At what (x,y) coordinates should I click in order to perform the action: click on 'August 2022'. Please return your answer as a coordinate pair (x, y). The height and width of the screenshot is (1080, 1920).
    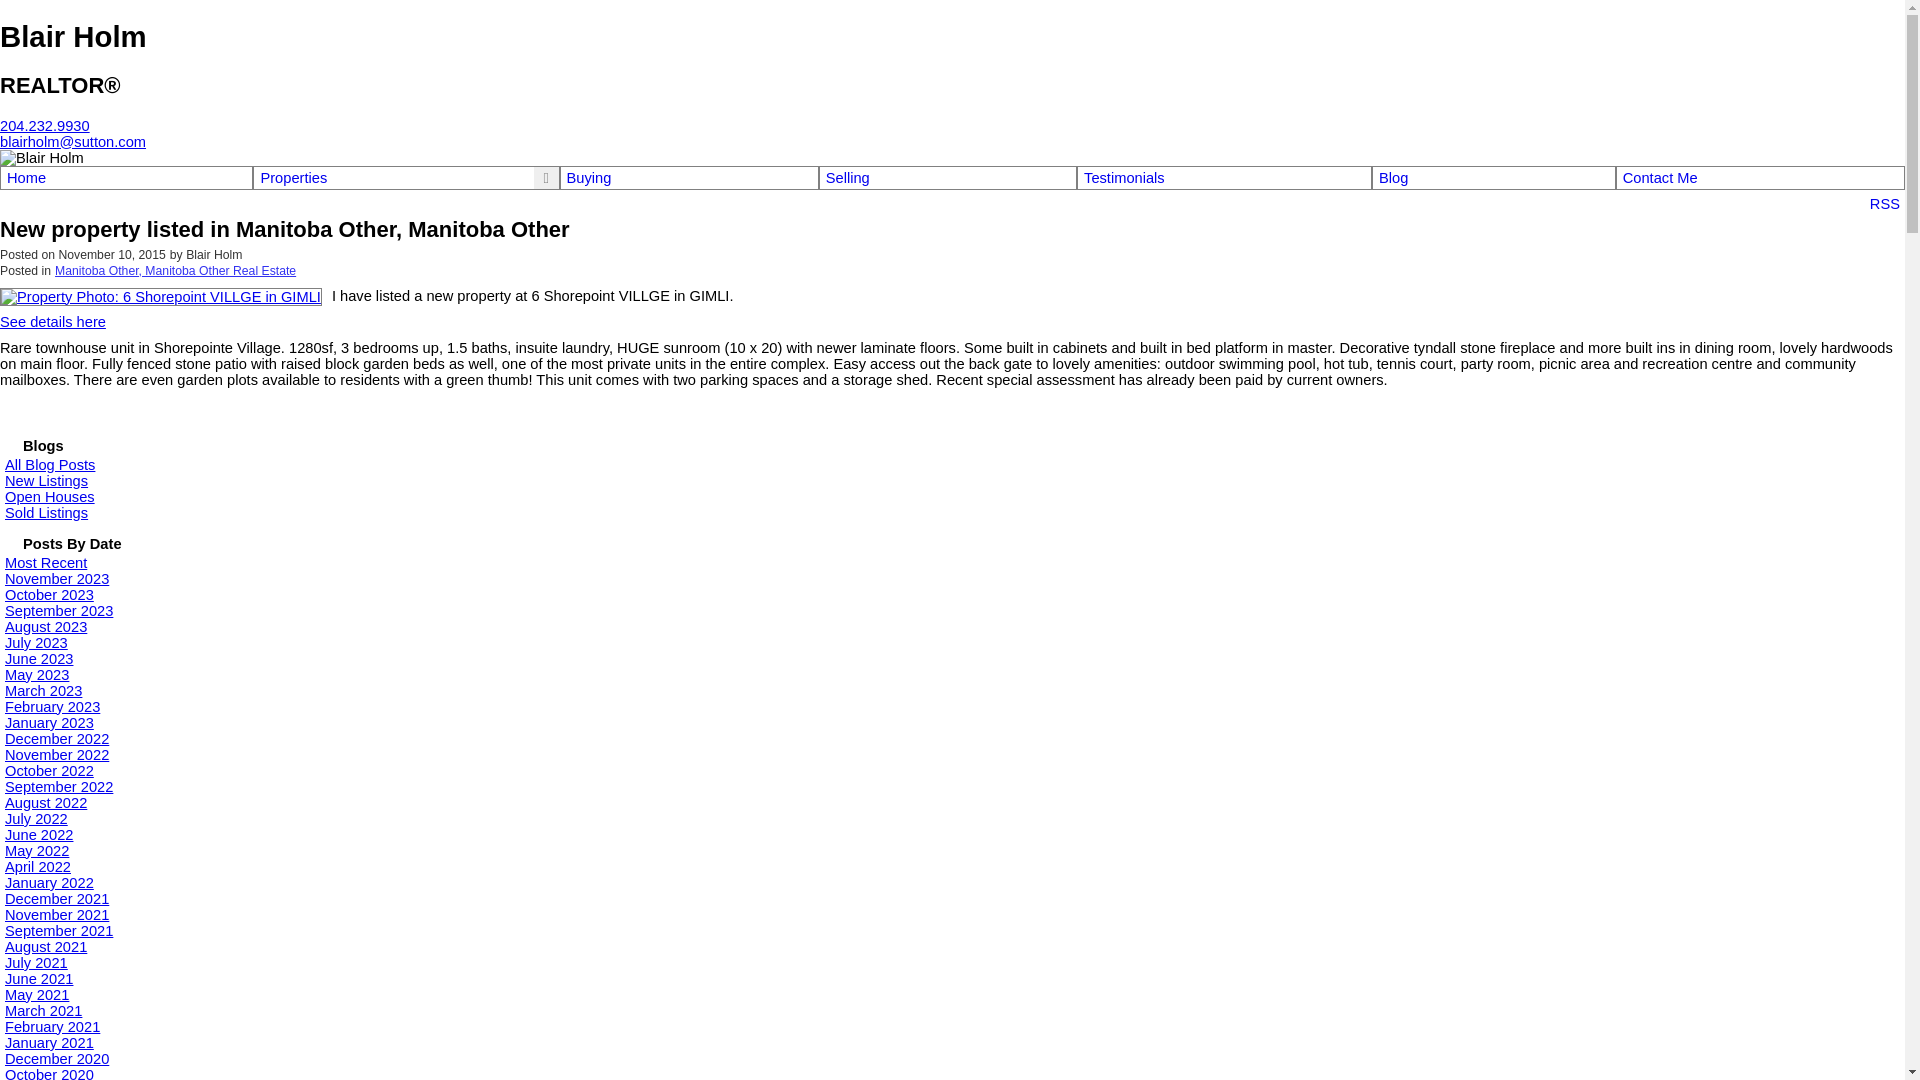
    Looking at the image, I should click on (46, 801).